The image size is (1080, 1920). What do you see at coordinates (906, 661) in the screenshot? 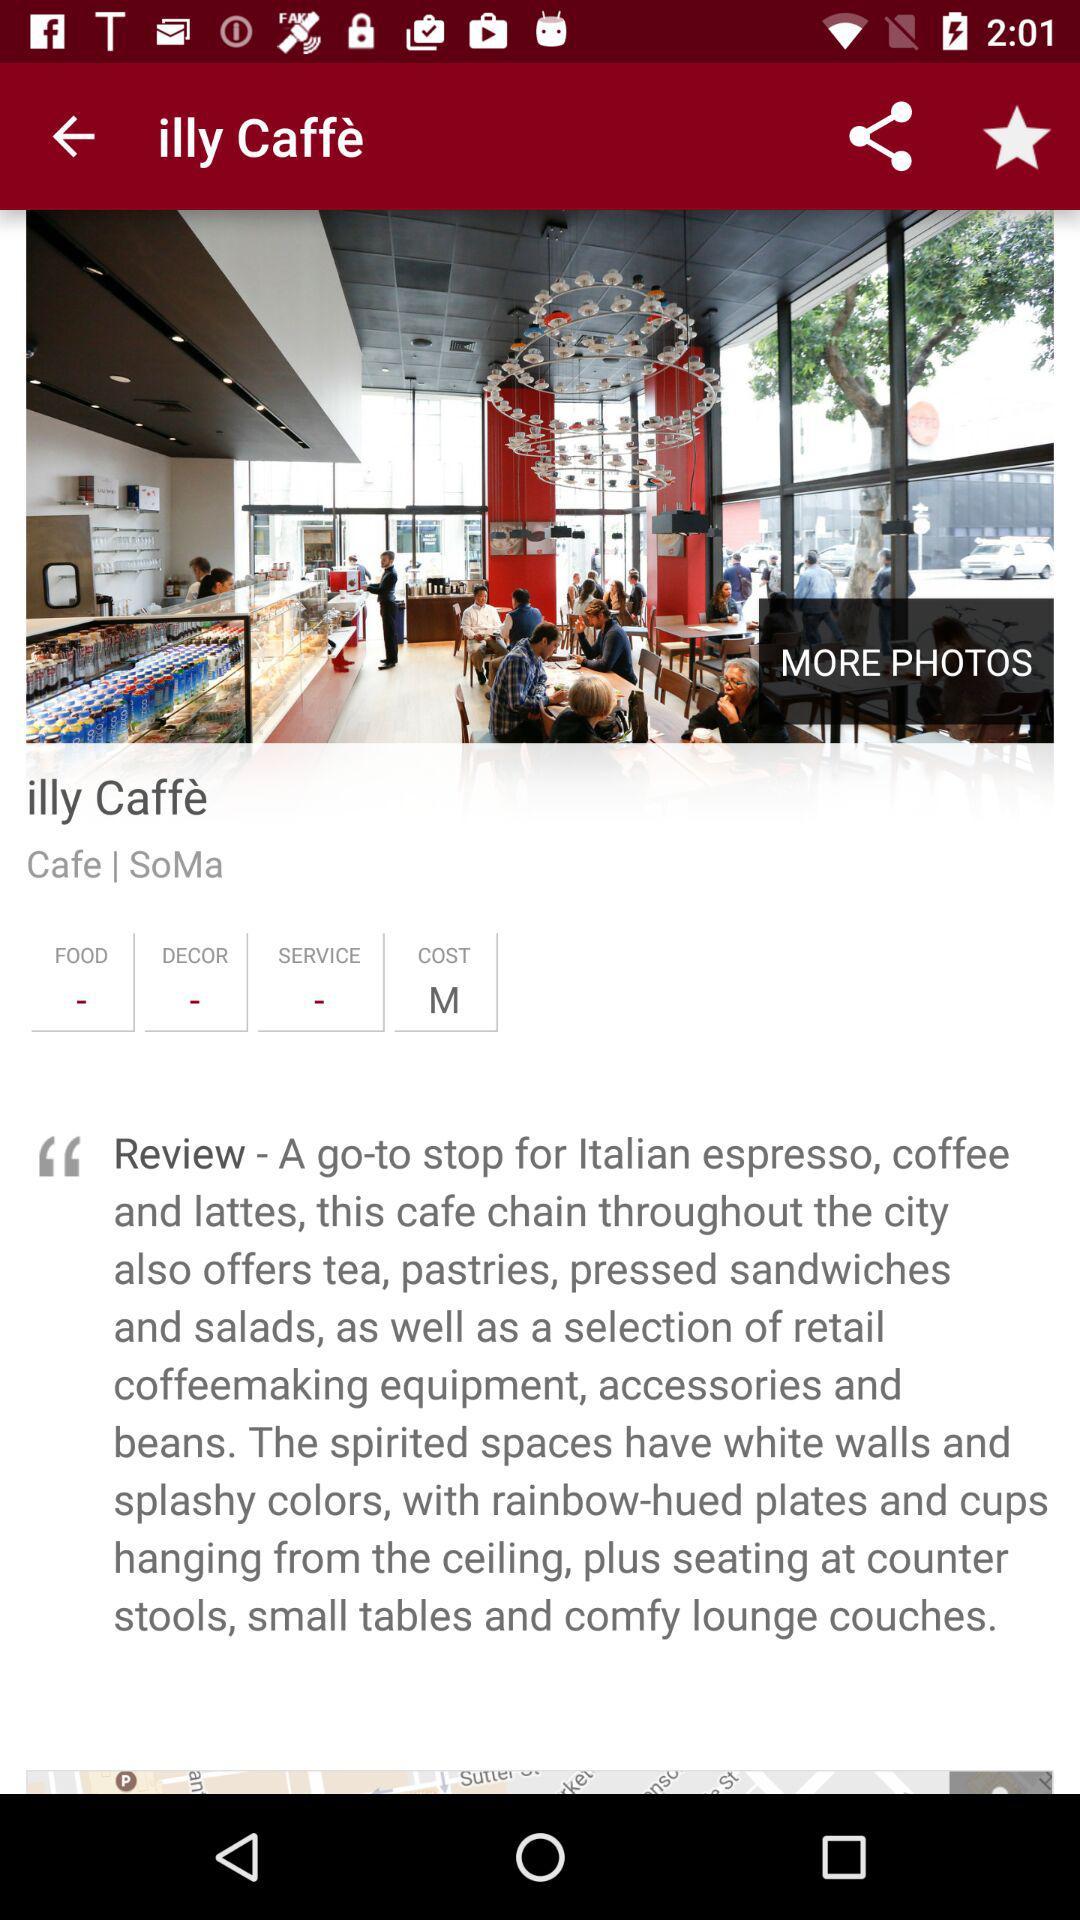
I see `the more photos item` at bounding box center [906, 661].